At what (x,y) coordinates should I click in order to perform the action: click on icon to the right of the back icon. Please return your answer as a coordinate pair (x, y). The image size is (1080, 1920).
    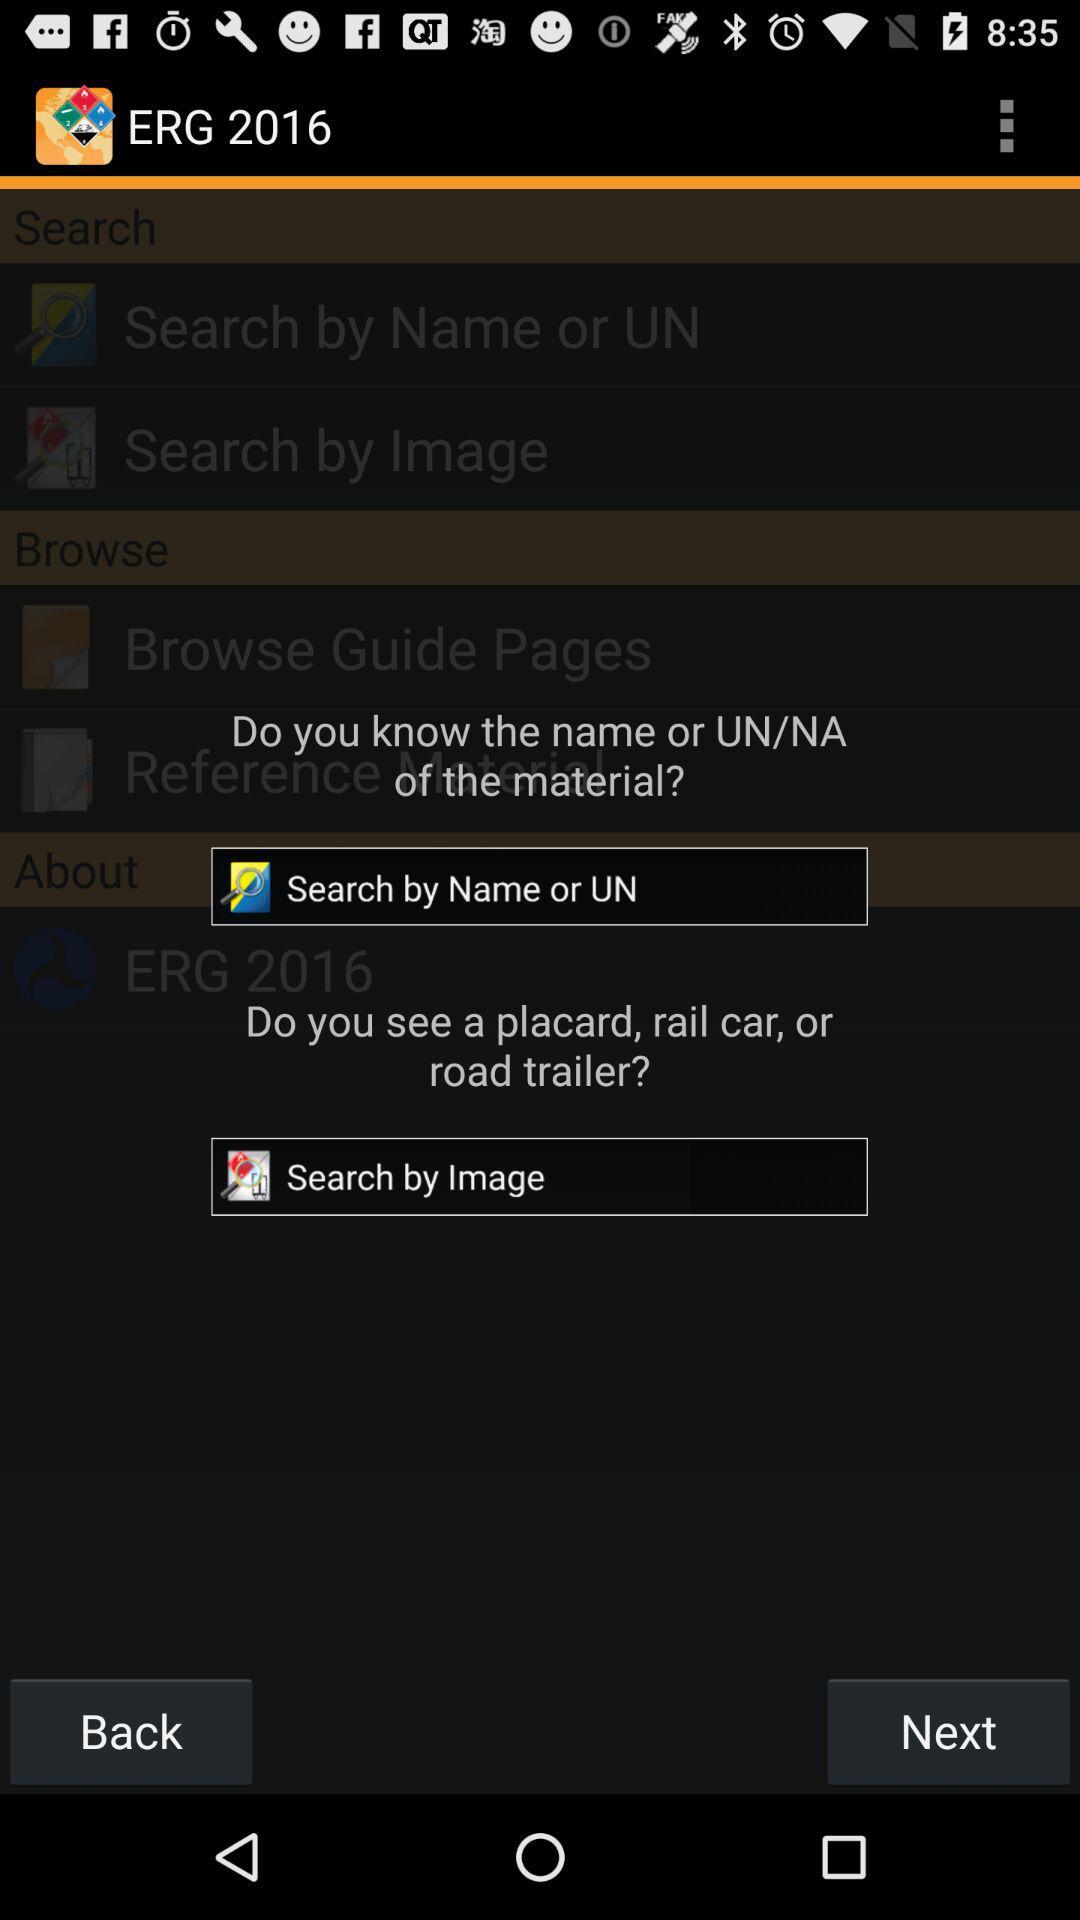
    Looking at the image, I should click on (947, 1730).